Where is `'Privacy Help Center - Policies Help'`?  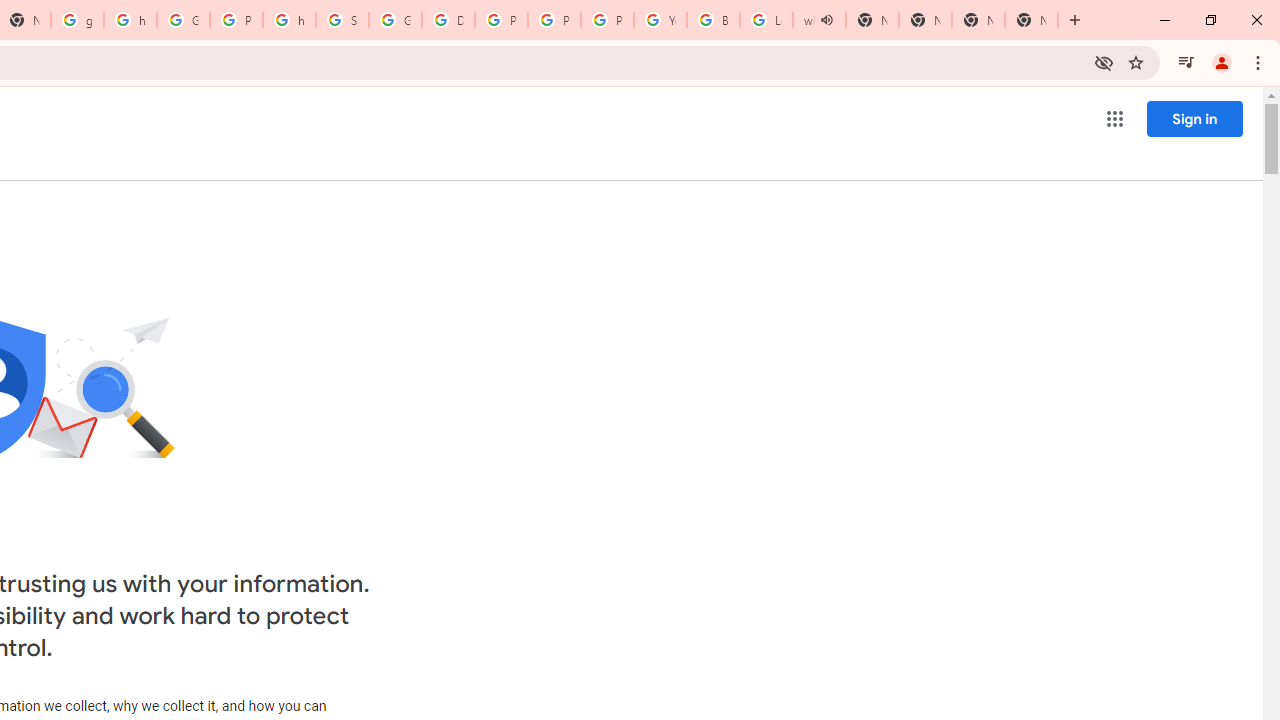 'Privacy Help Center - Policies Help' is located at coordinates (554, 20).